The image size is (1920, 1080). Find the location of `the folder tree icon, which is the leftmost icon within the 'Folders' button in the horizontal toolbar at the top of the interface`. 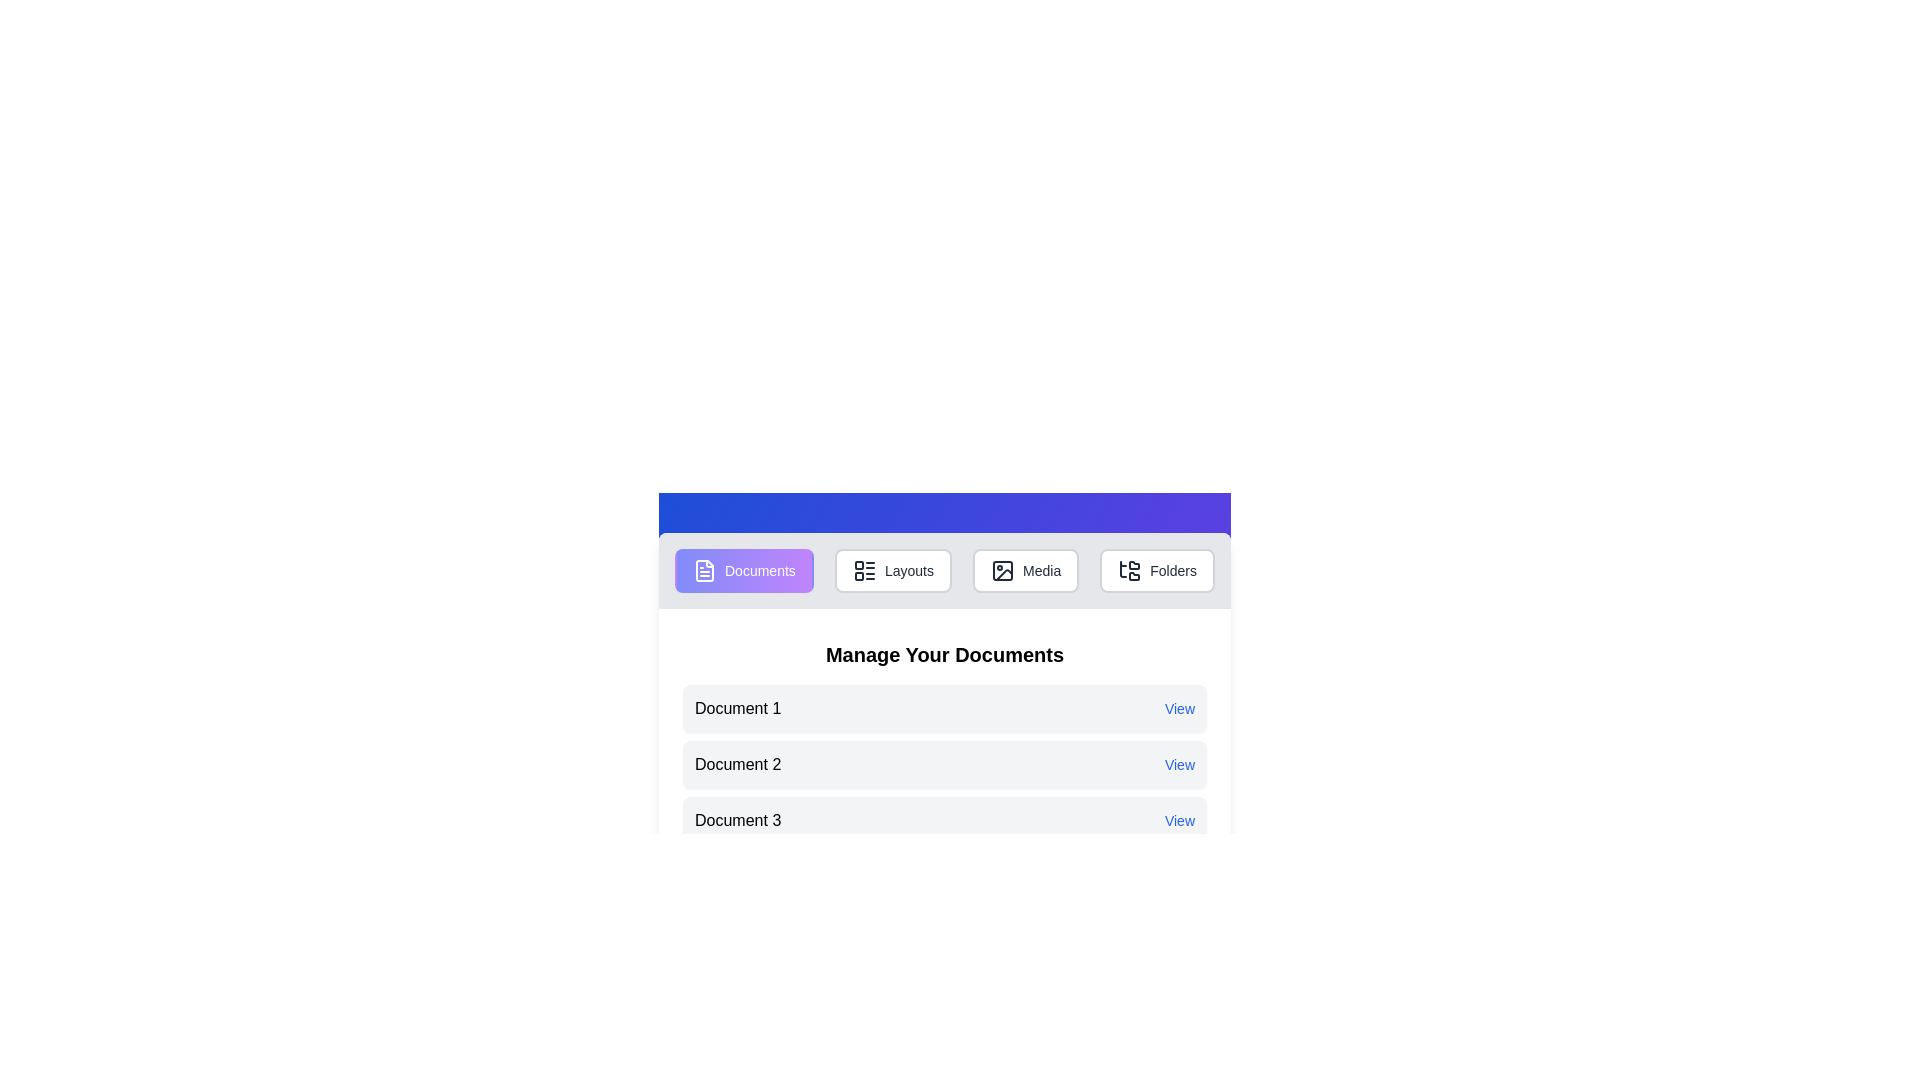

the folder tree icon, which is the leftmost icon within the 'Folders' button in the horizontal toolbar at the top of the interface is located at coordinates (1130, 570).